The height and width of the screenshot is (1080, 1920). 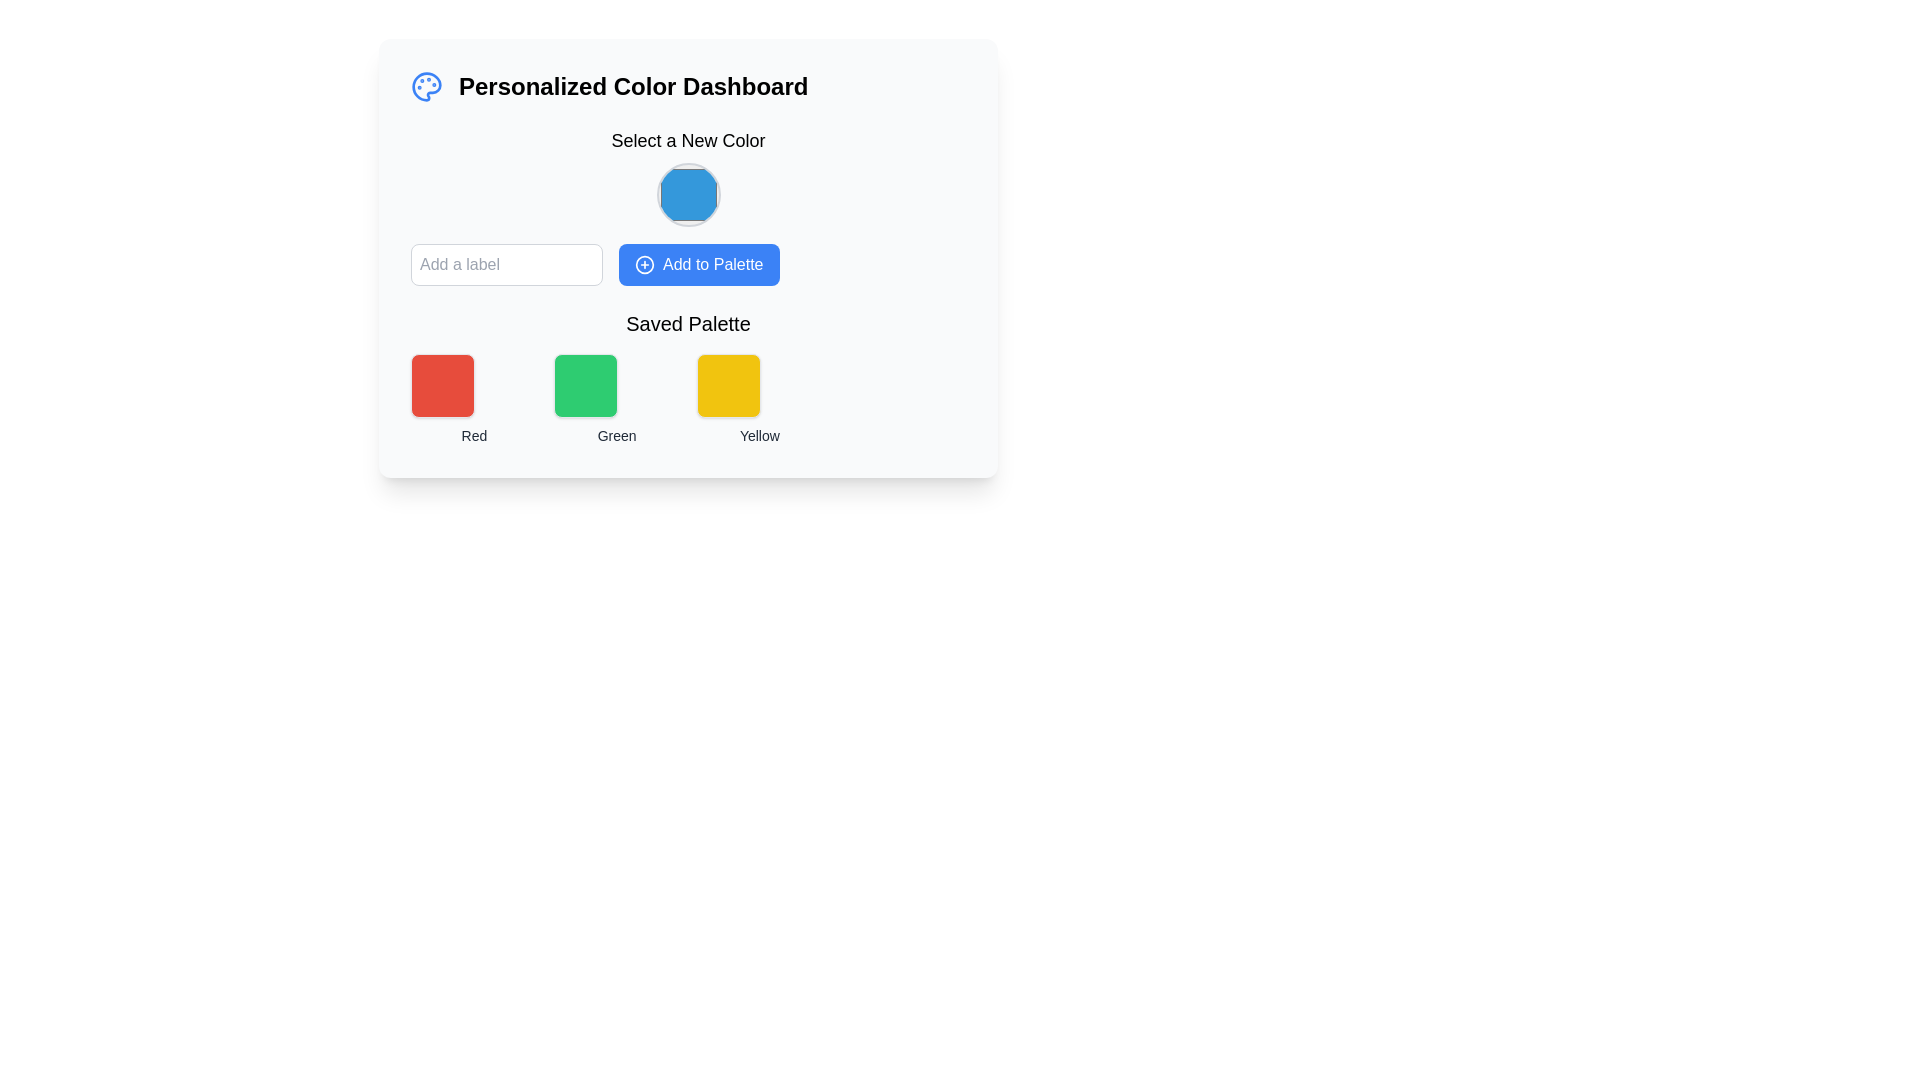 What do you see at coordinates (809, 367) in the screenshot?
I see `the trash icon button, which is a small square with a trash can symbol inside, located in the top-right corner of the 'Yellow' palette item, to change its color to red` at bounding box center [809, 367].